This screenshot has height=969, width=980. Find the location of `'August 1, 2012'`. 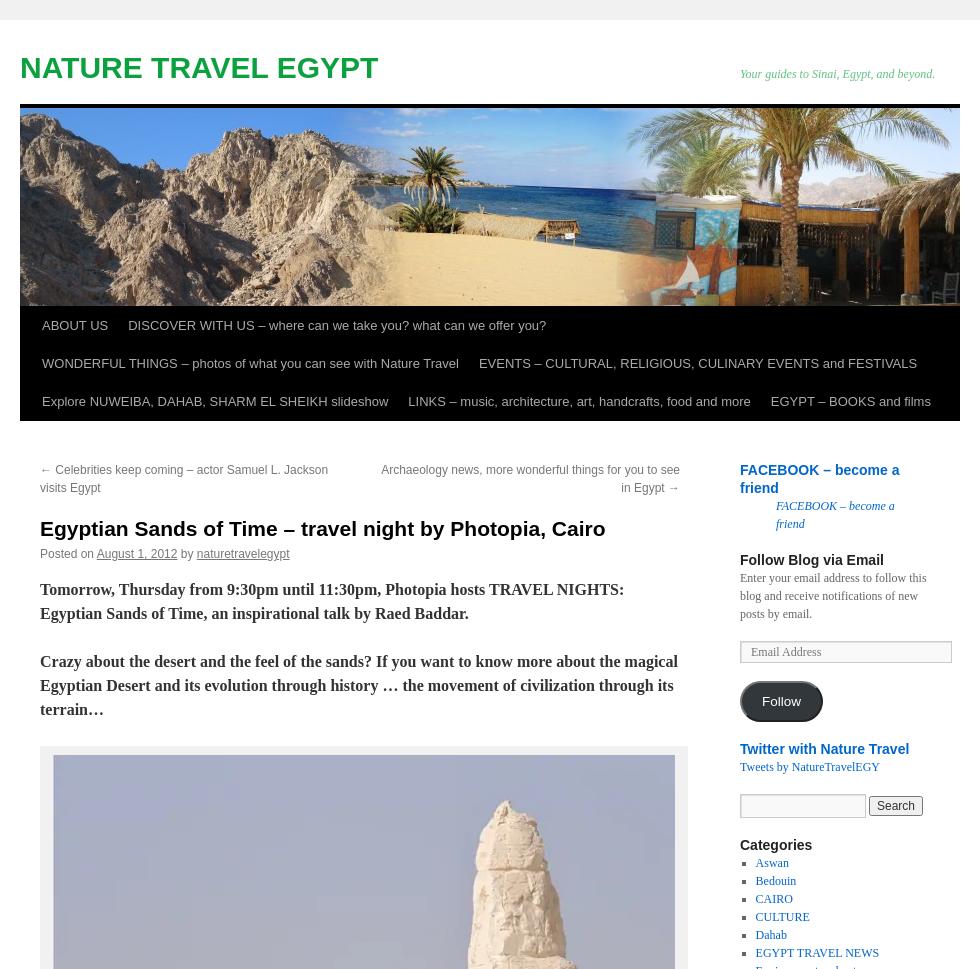

'August 1, 2012' is located at coordinates (136, 553).